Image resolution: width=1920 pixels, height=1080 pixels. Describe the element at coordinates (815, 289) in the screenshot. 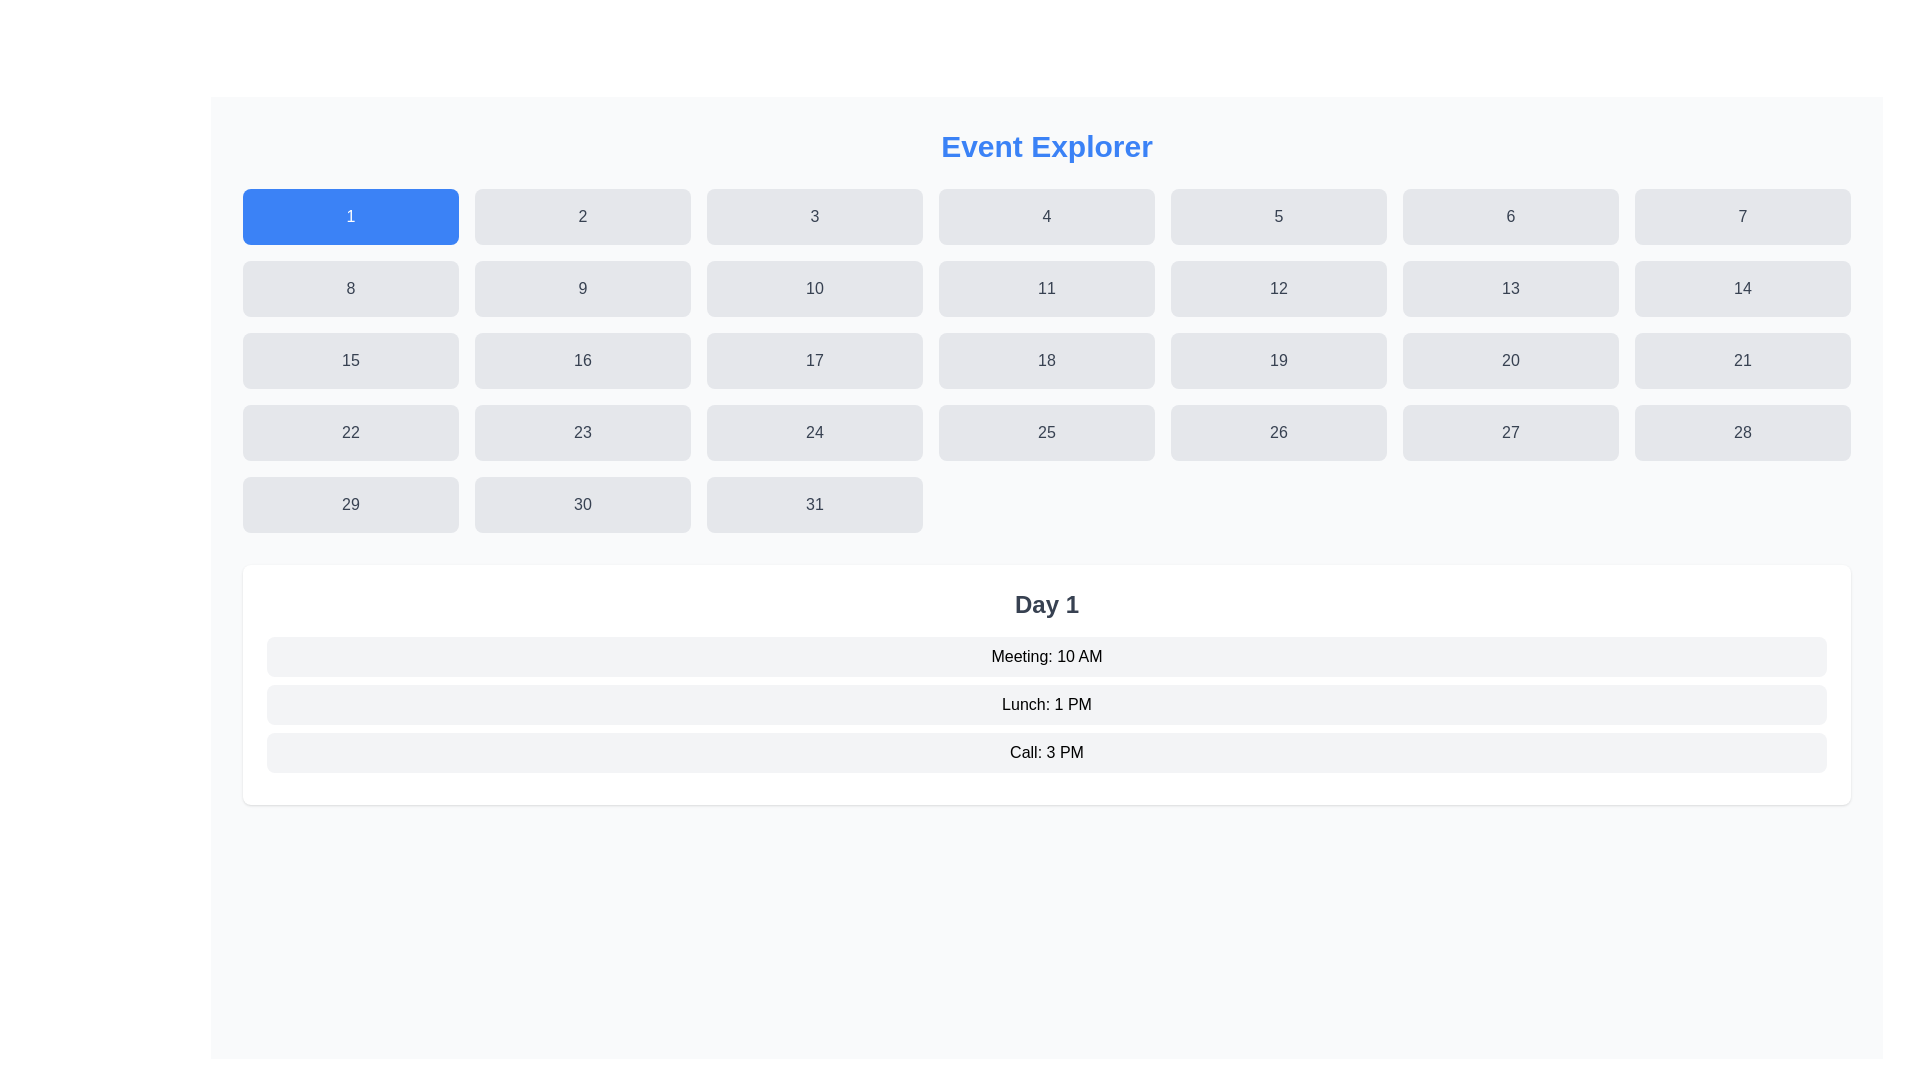

I see `the button labeled '10' which is the third button in the second row of the Event Explorer grid` at that location.